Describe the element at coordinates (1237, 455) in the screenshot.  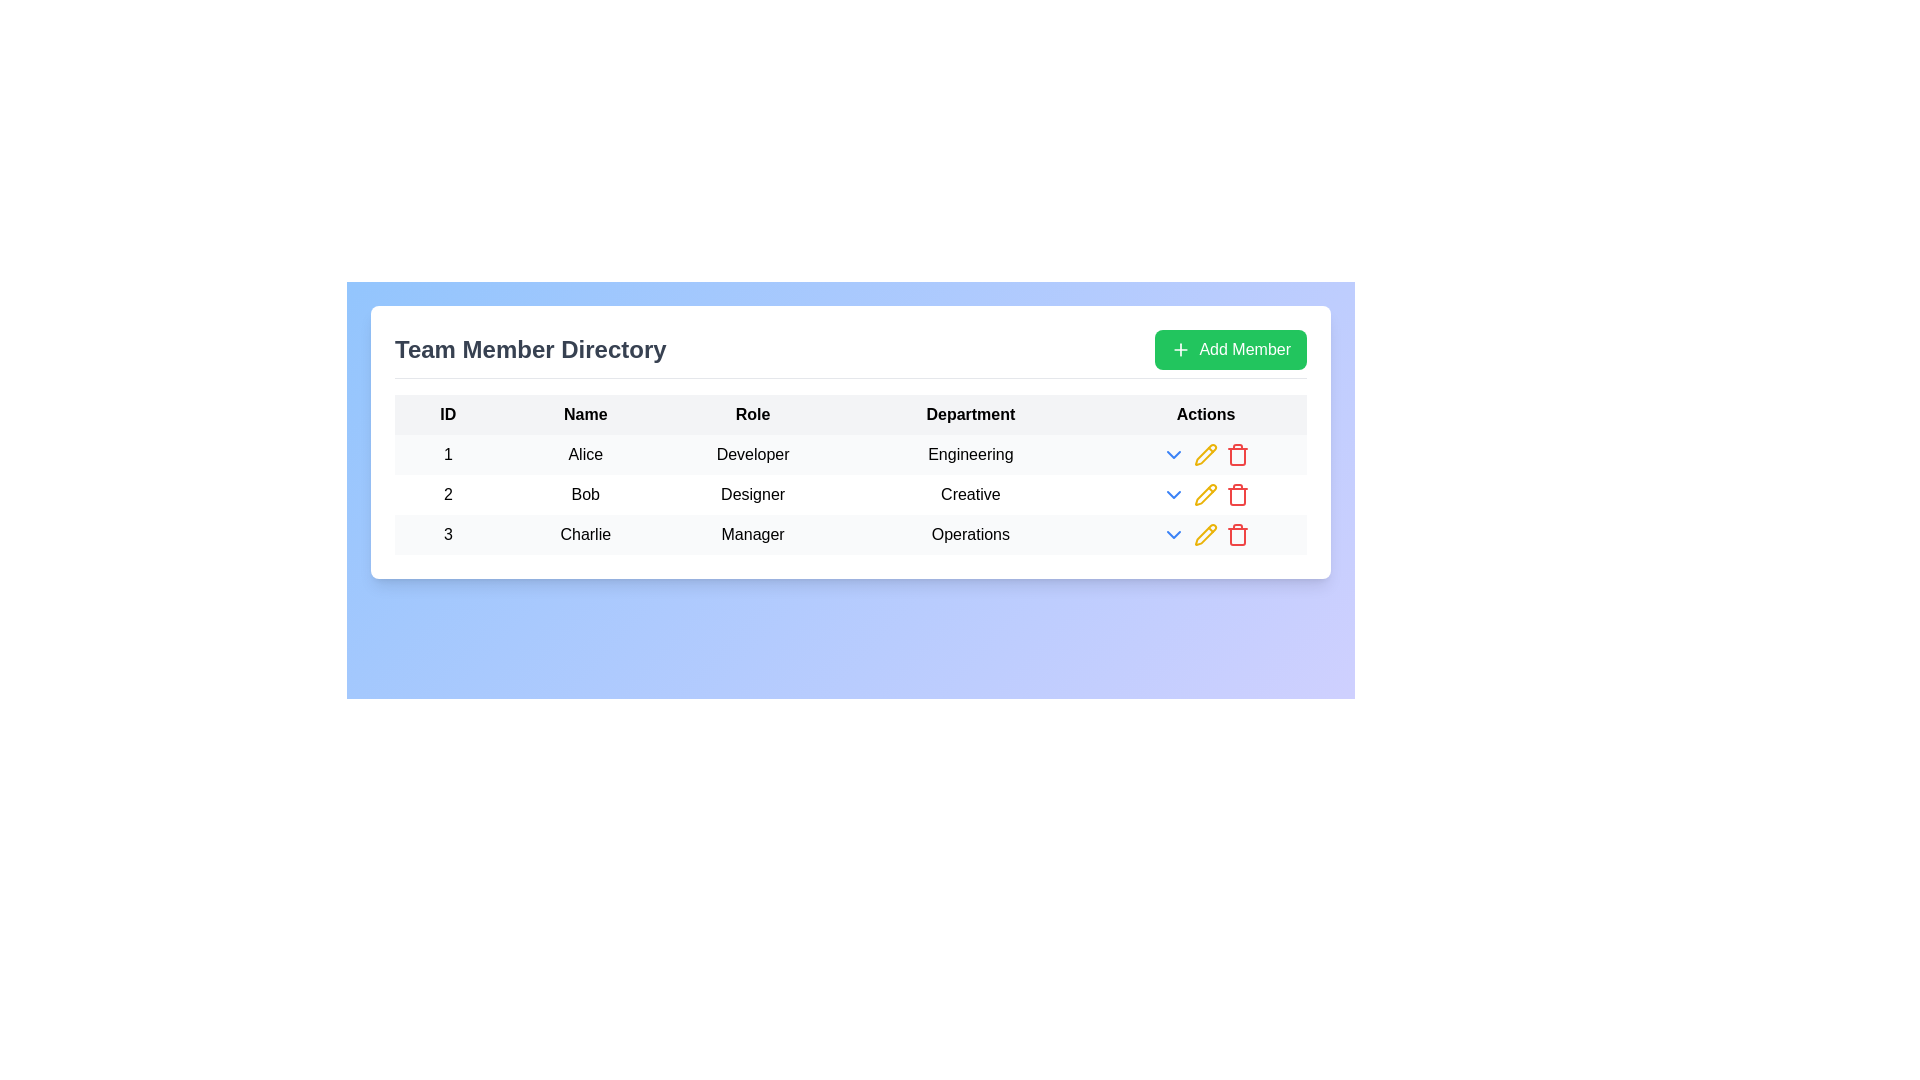
I see `the delete button icon associated with user 'Alice' in the 'Actions' column` at that location.